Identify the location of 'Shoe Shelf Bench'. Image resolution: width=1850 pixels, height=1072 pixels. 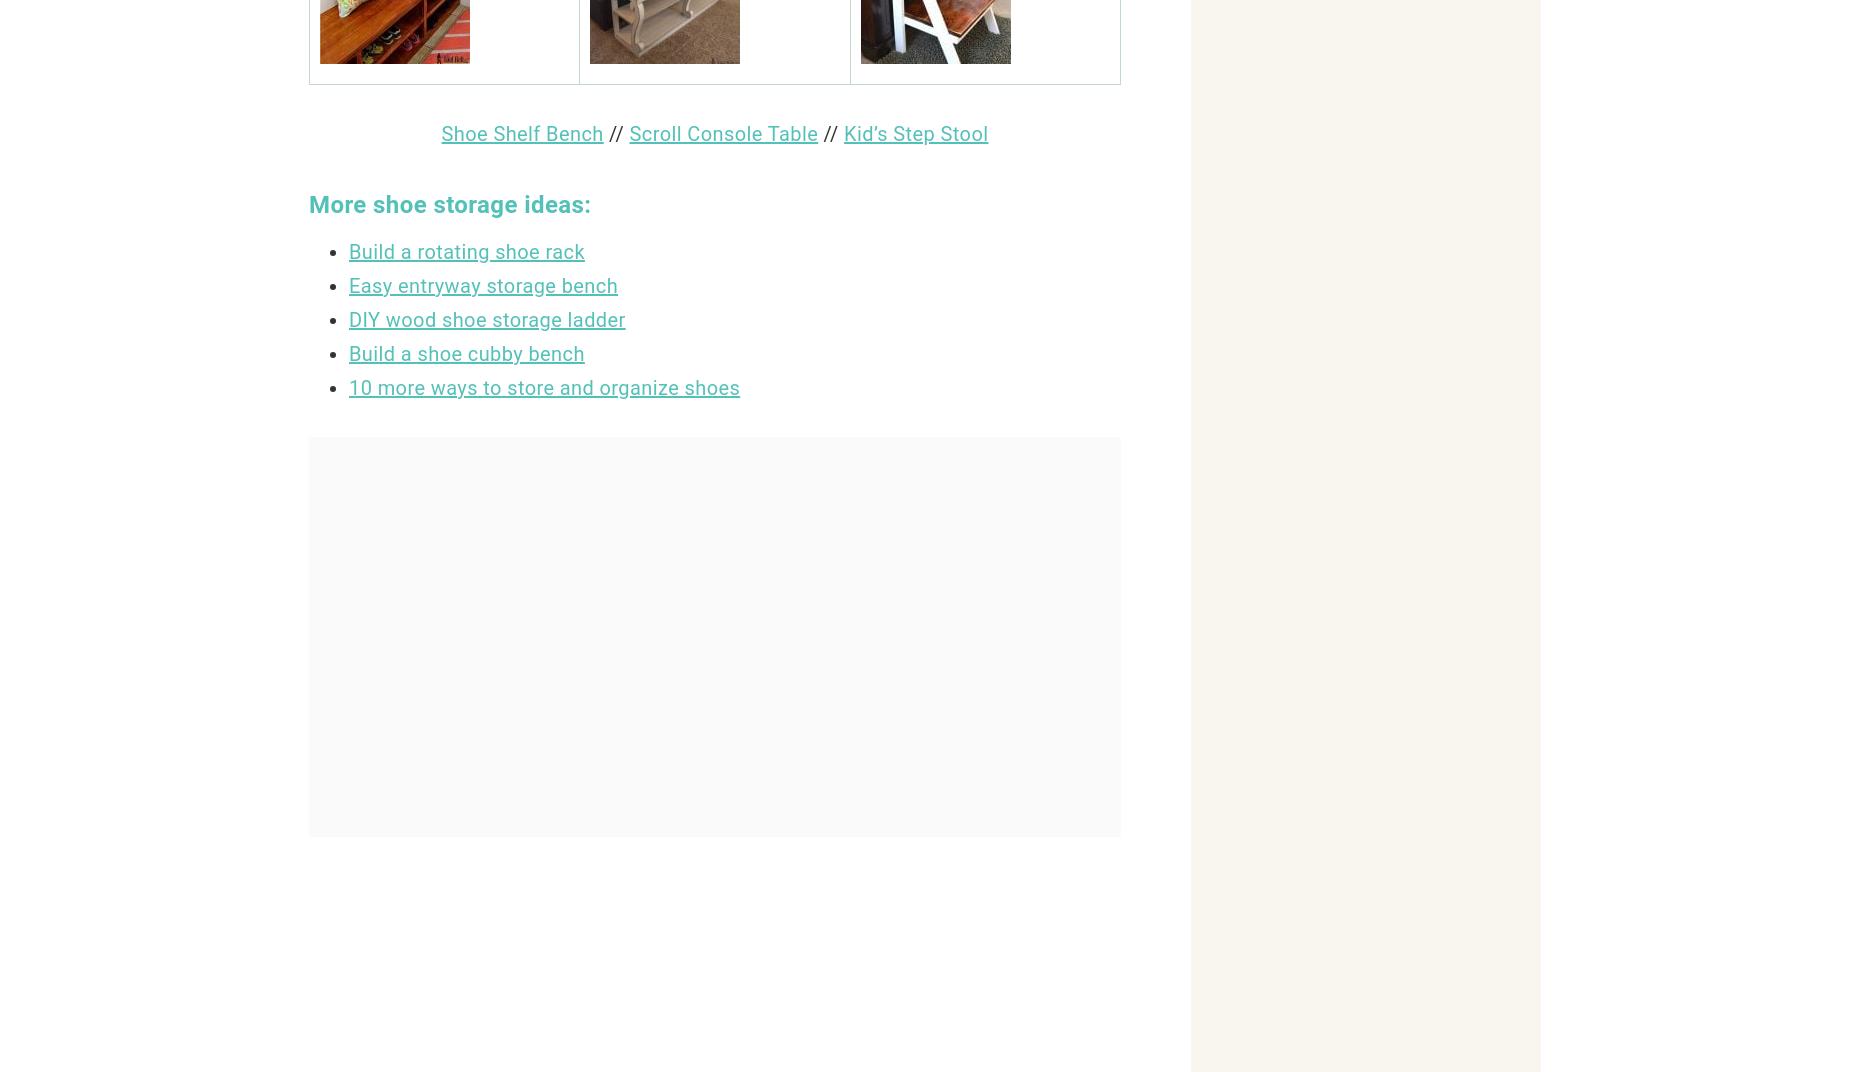
(522, 134).